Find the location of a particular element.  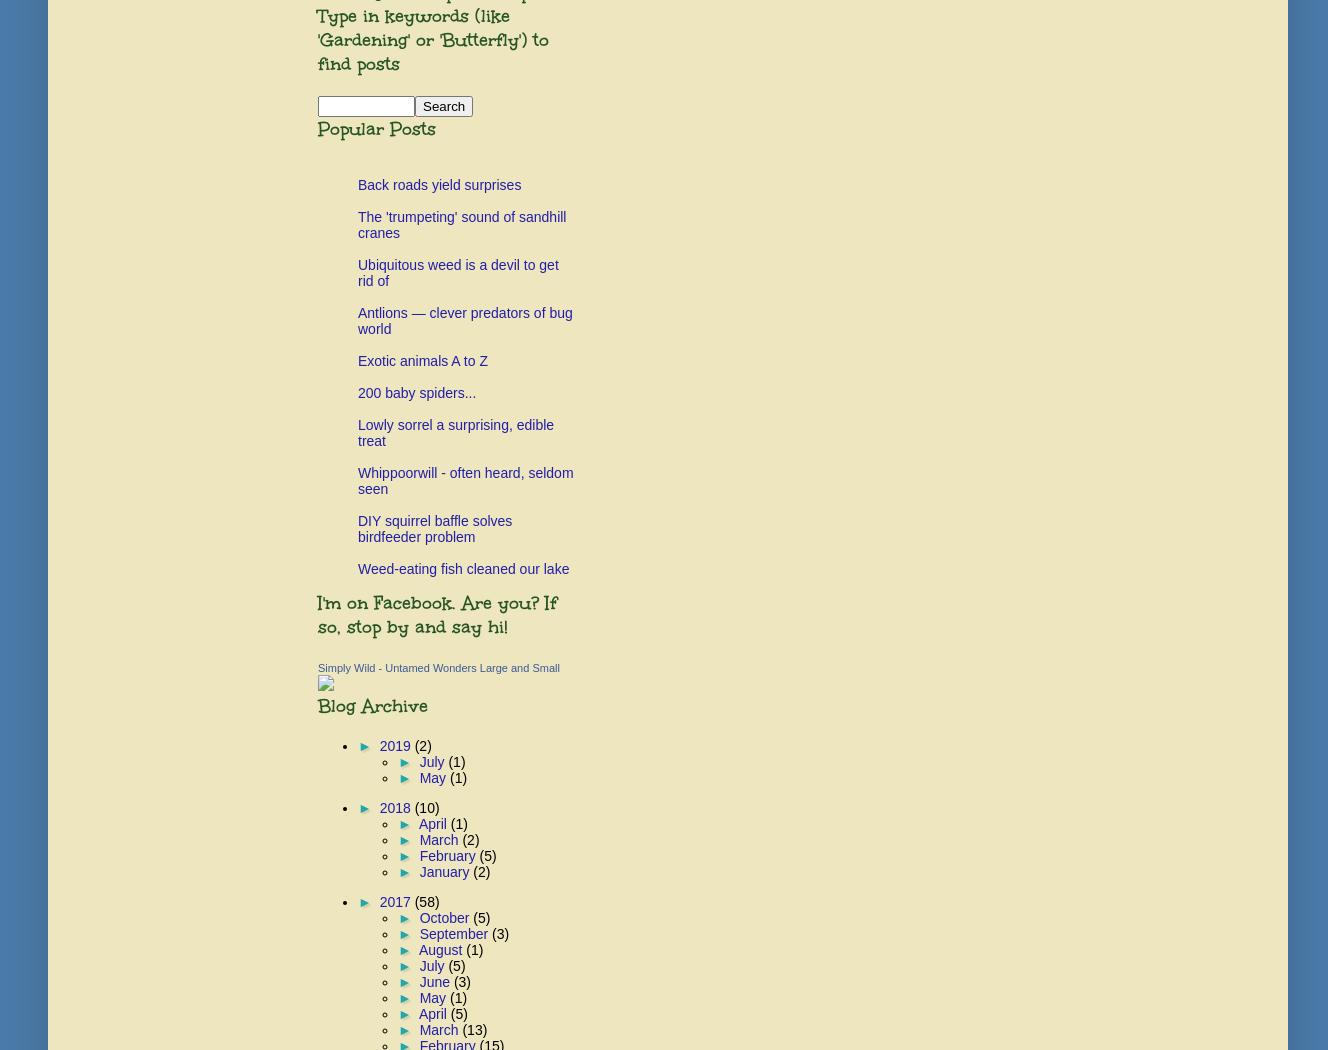

'Popular Posts' is located at coordinates (376, 128).